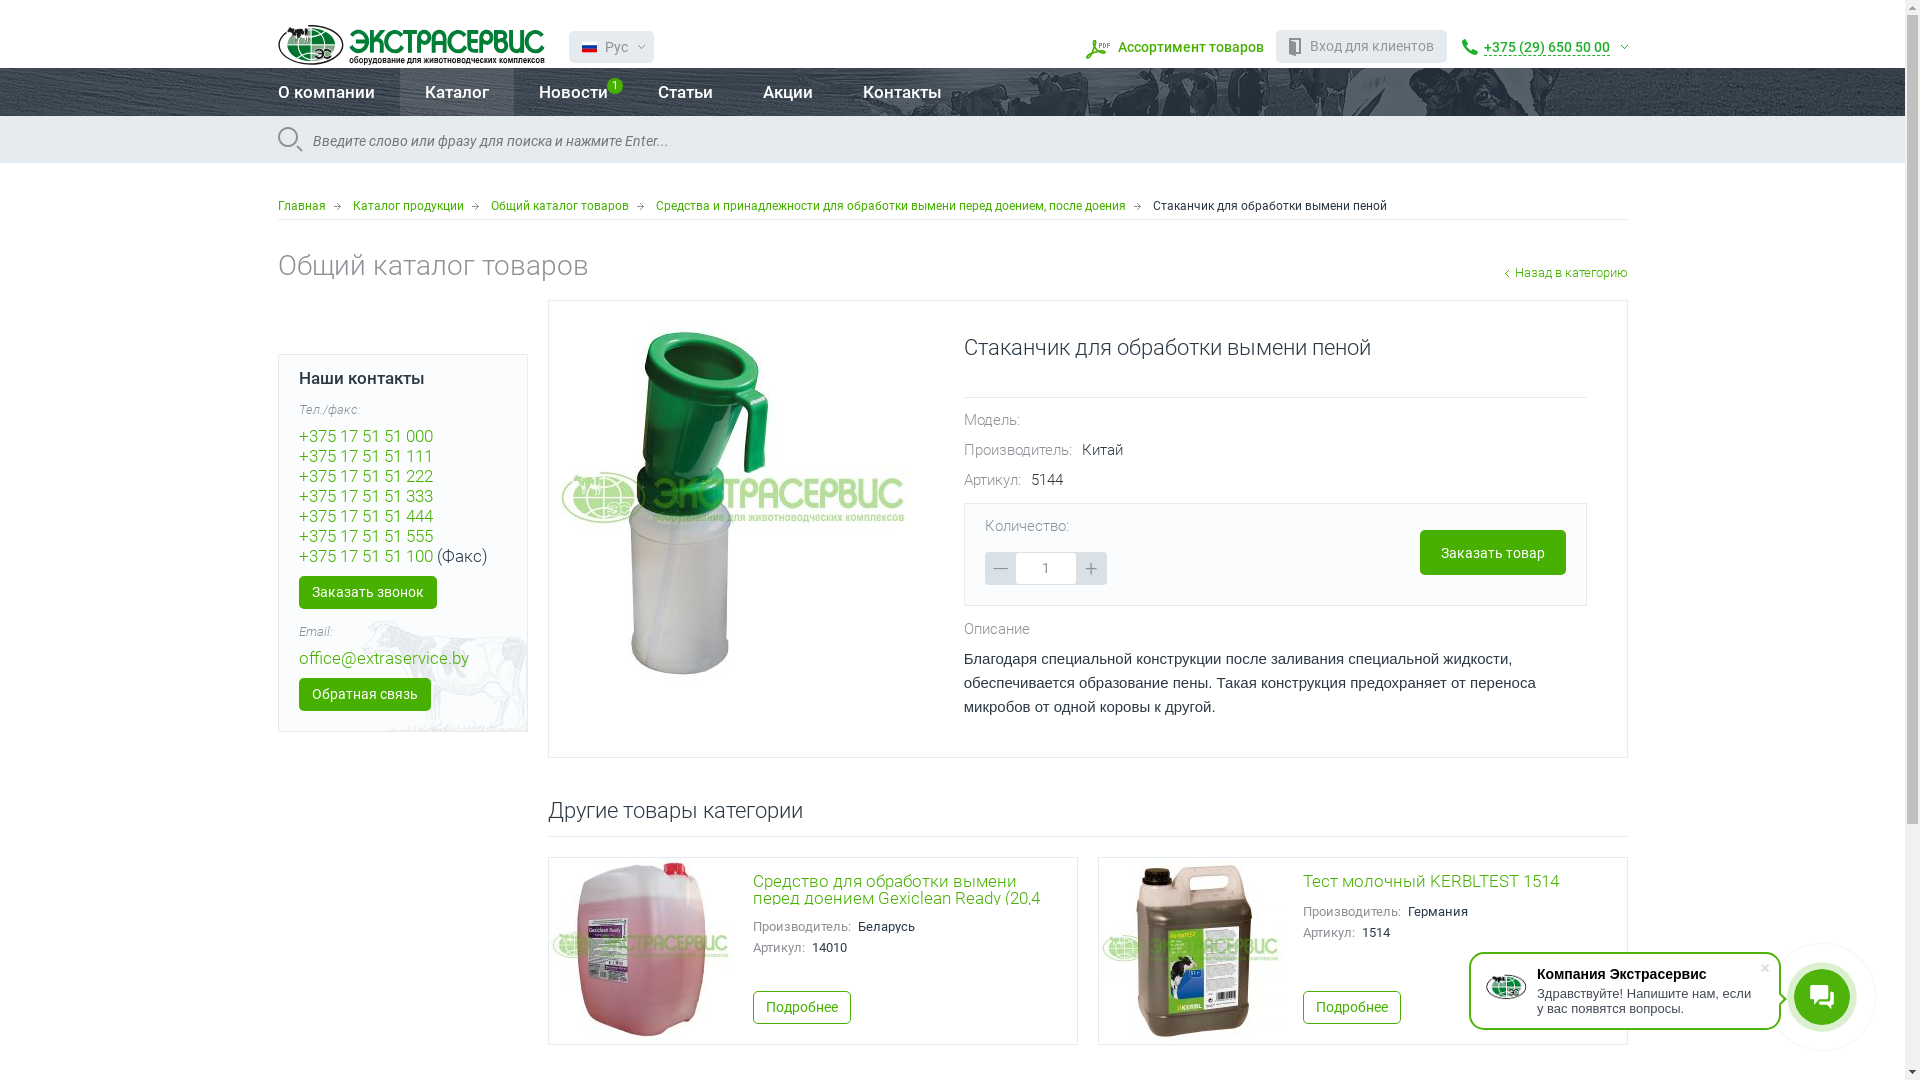 This screenshot has height=1080, width=1920. Describe the element at coordinates (296, 535) in the screenshot. I see `'+375 17 51 51 555'` at that location.